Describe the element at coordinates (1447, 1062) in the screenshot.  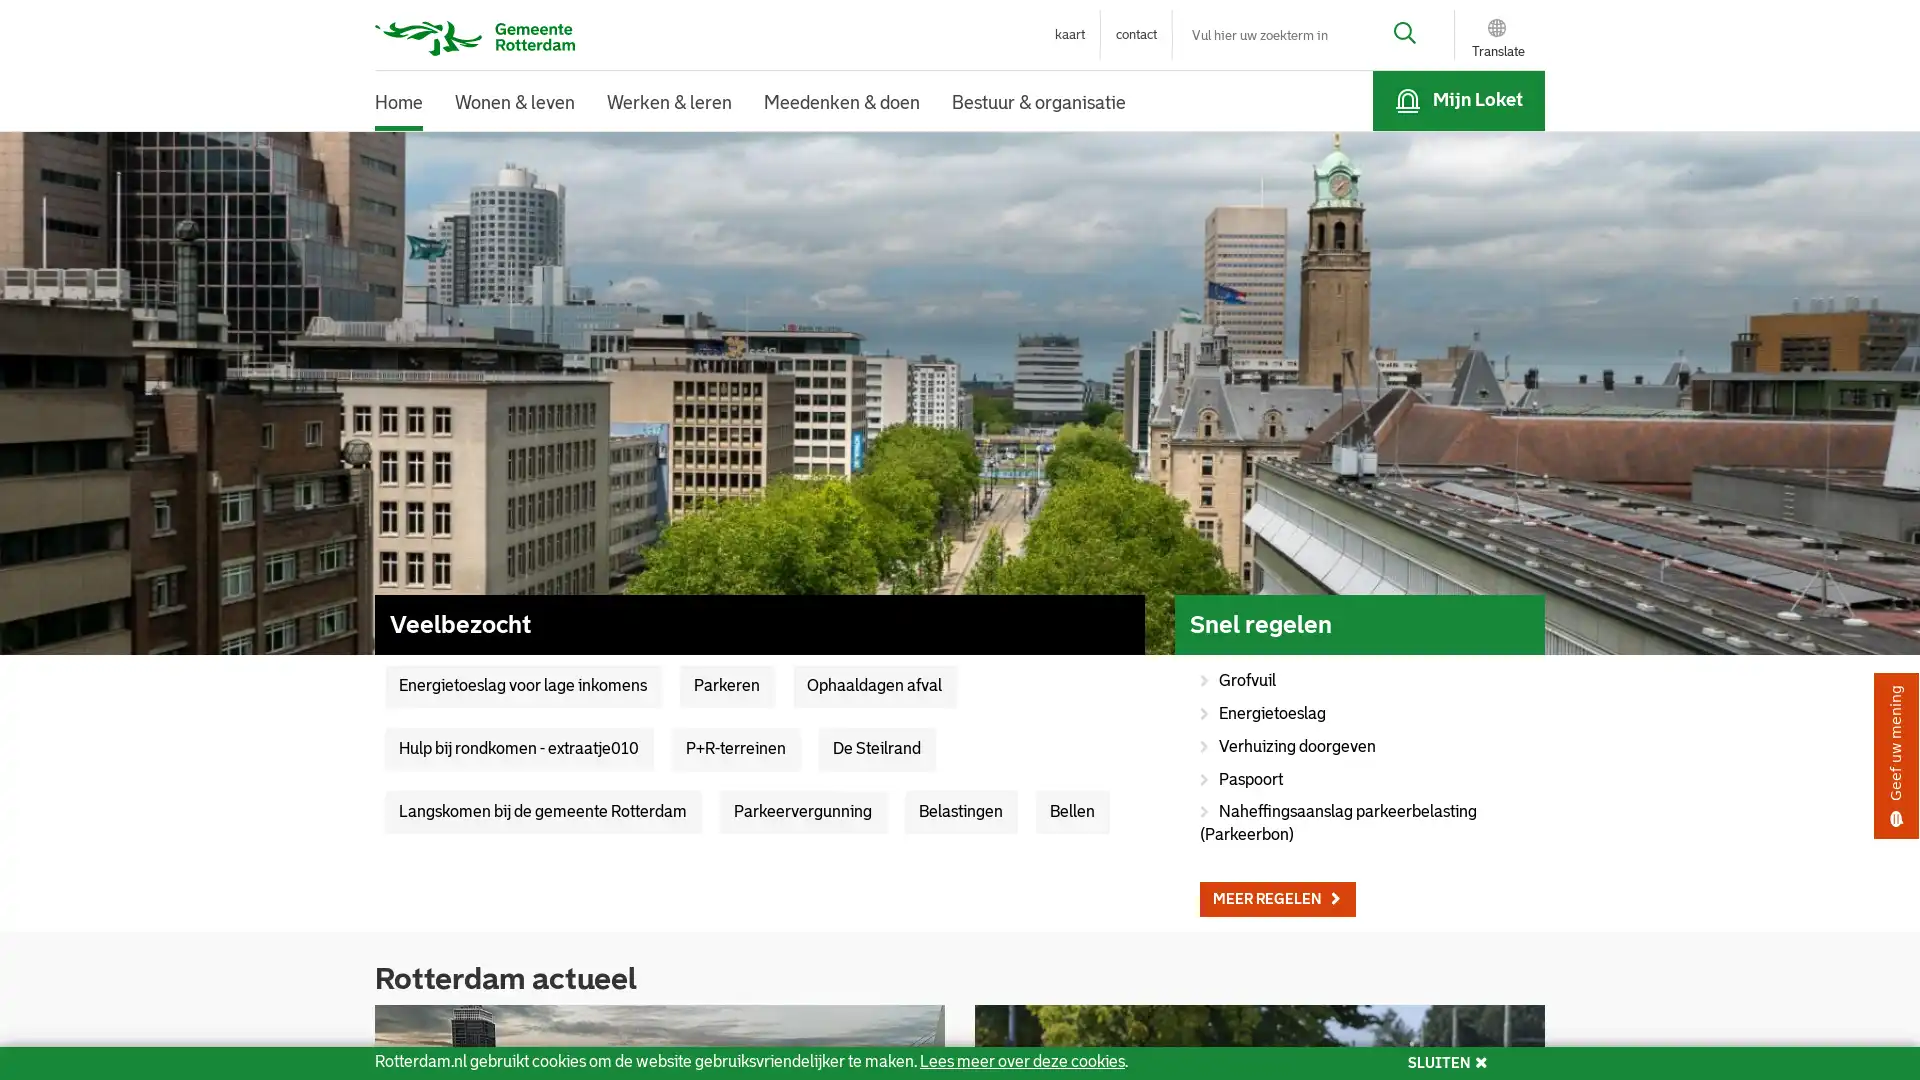
I see `SLUITEN` at that location.